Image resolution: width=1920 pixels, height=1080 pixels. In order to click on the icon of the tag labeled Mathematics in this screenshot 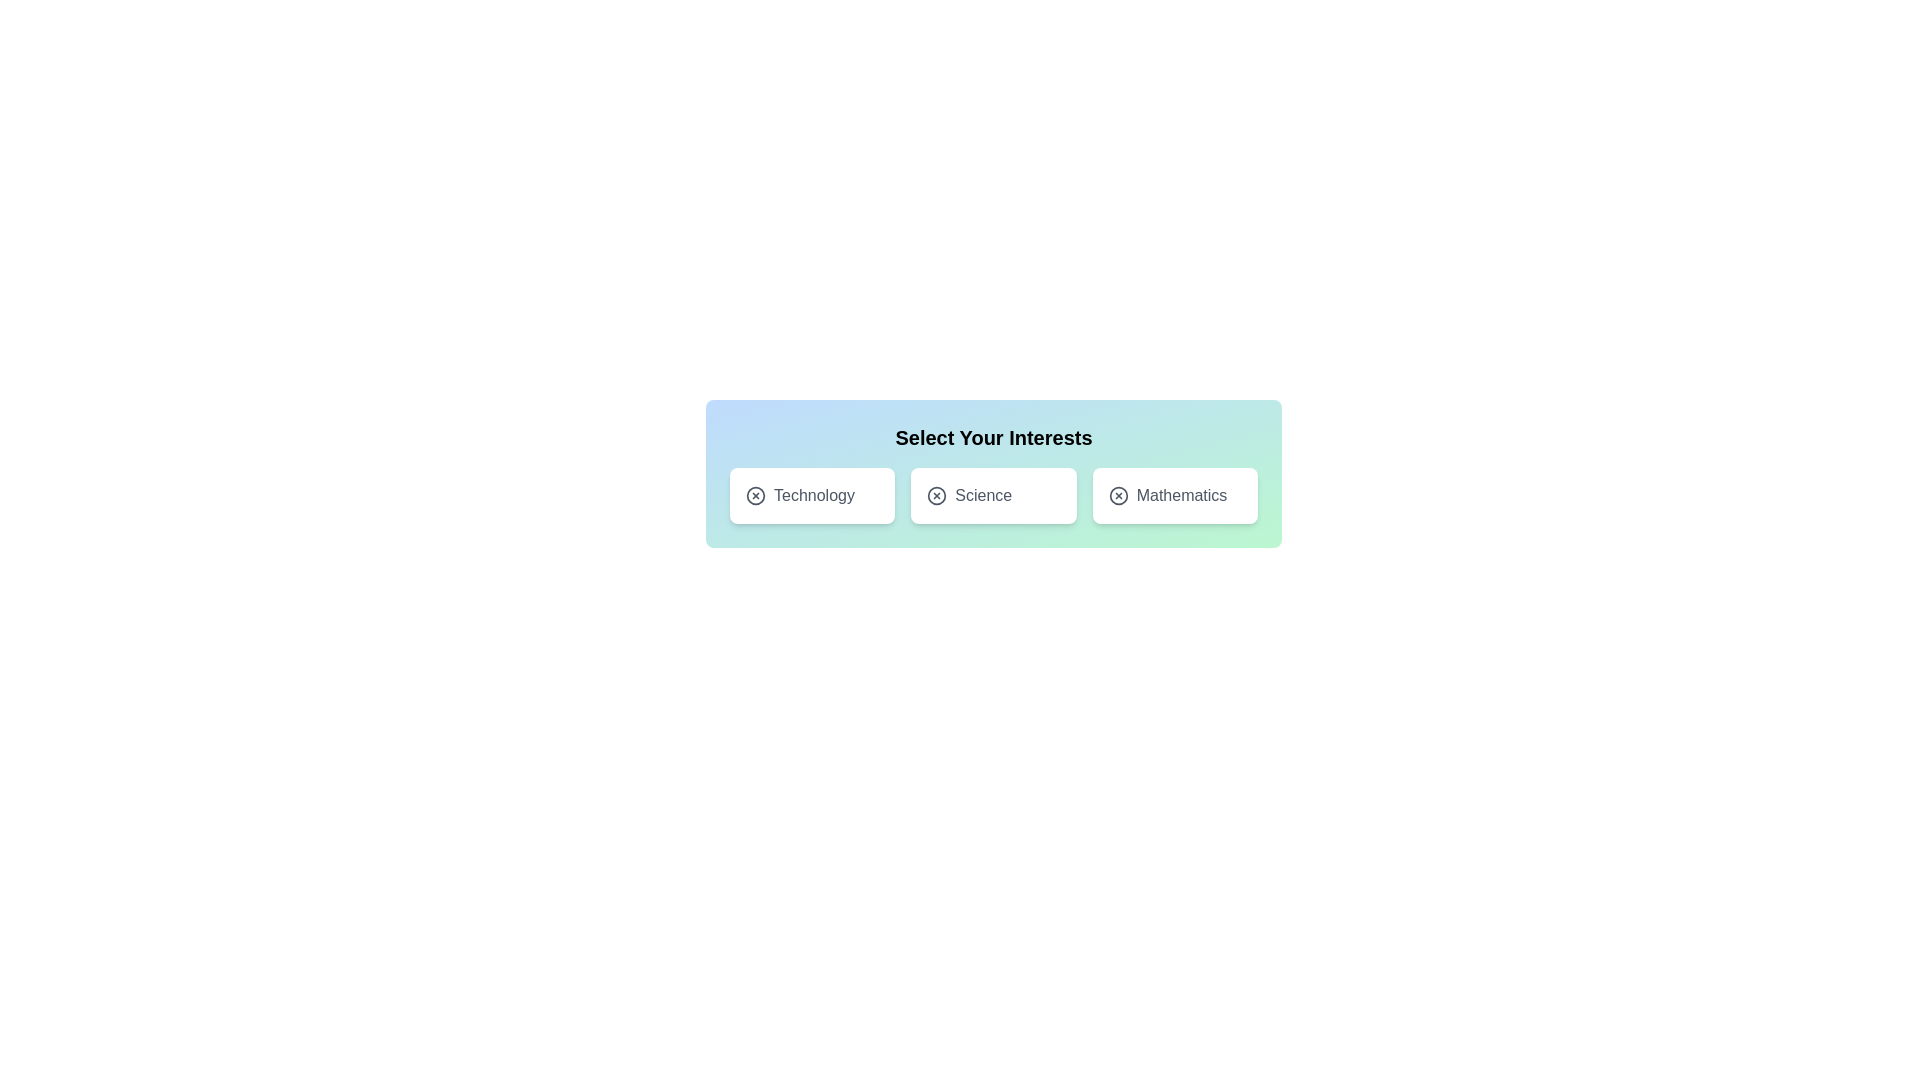, I will do `click(1117, 495)`.